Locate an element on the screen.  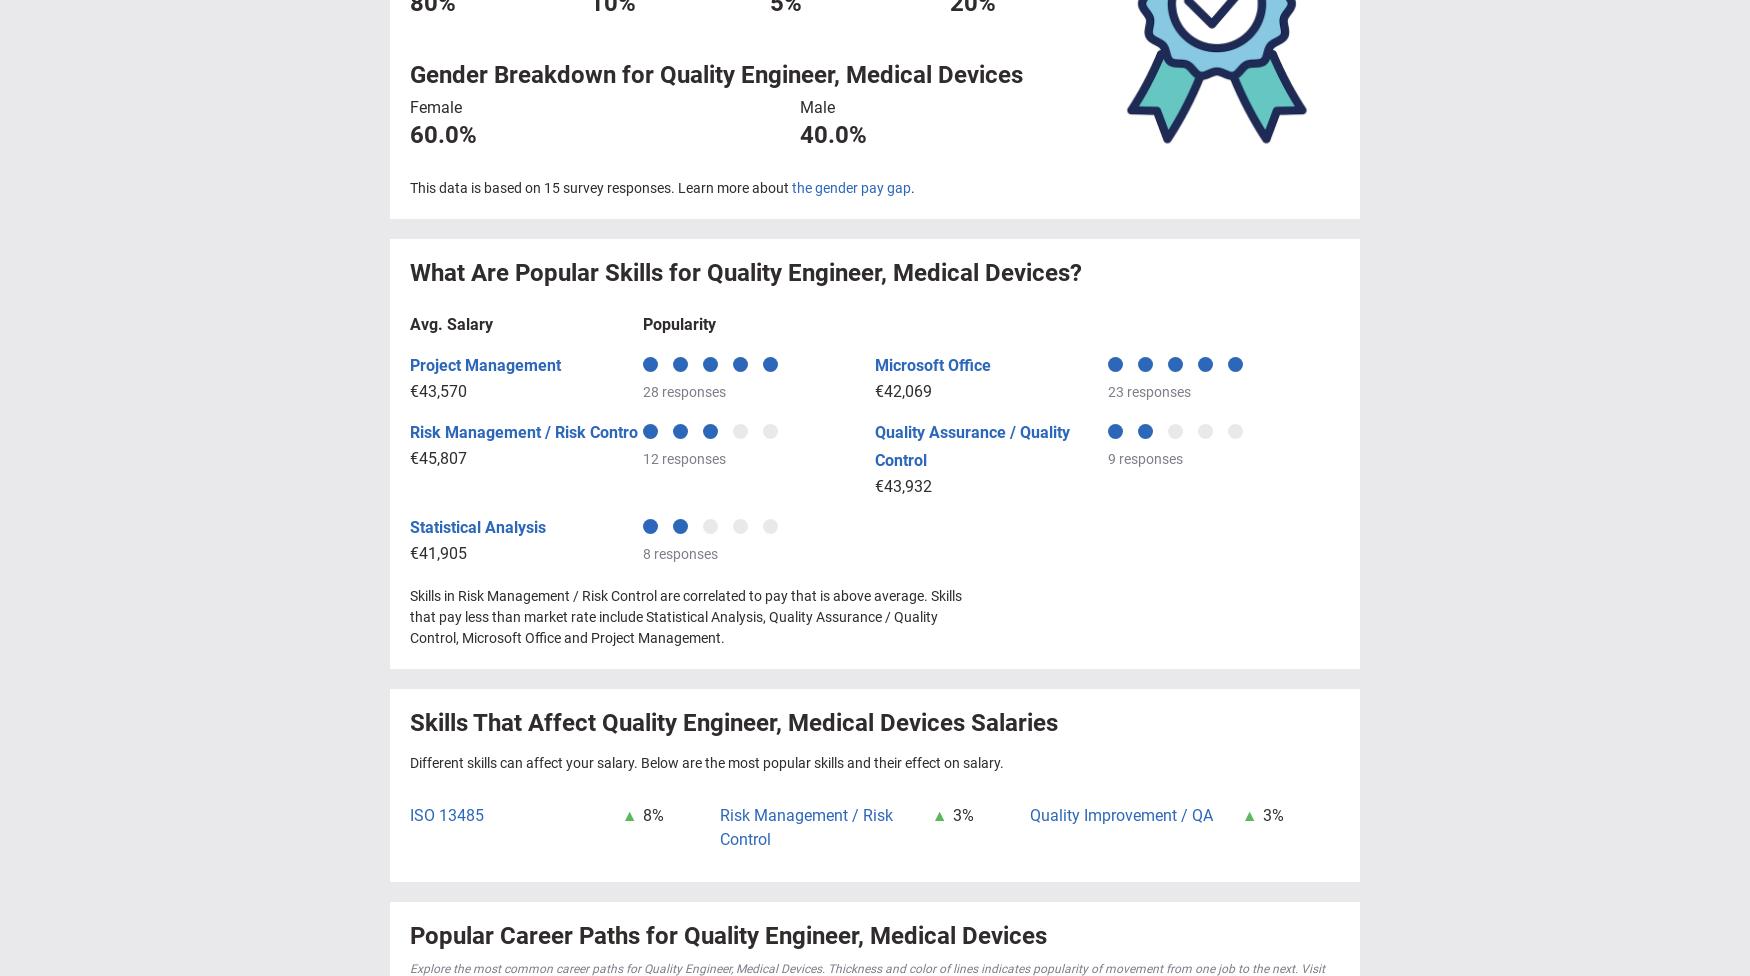
'?' is located at coordinates (1076, 272).